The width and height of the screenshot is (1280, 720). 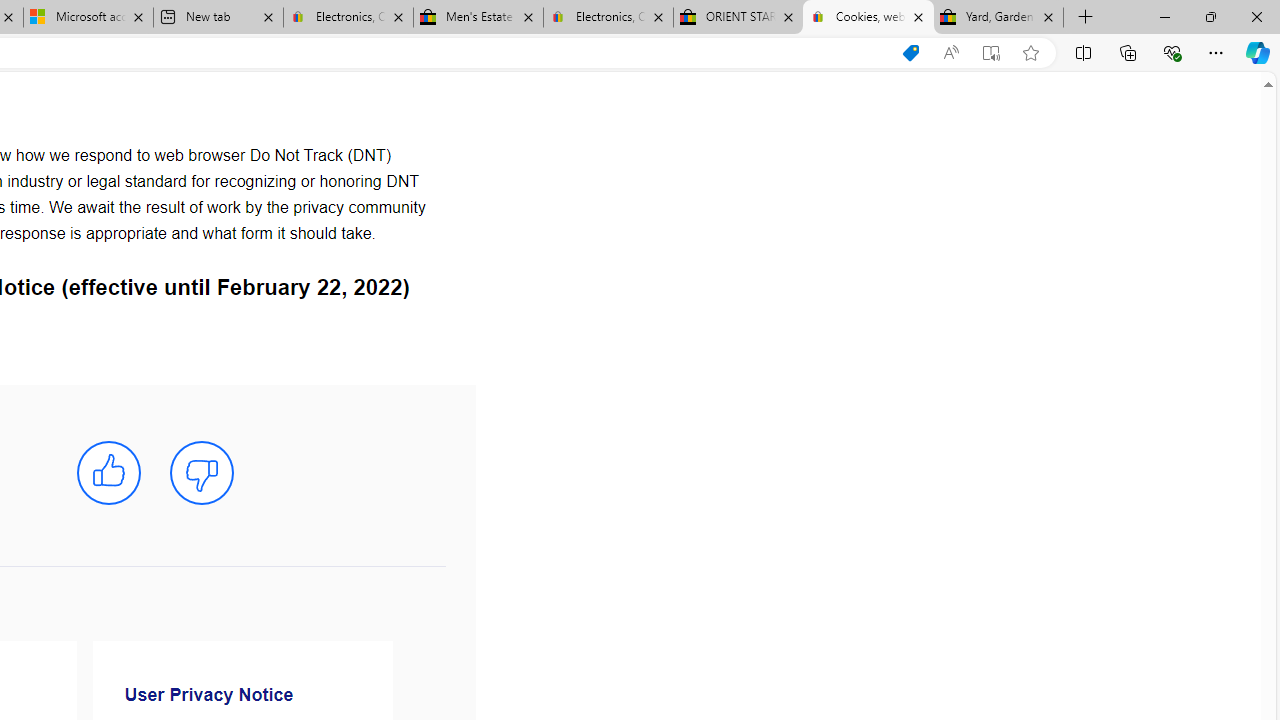 I want to click on 'mark this article helpful', so click(x=107, y=473).